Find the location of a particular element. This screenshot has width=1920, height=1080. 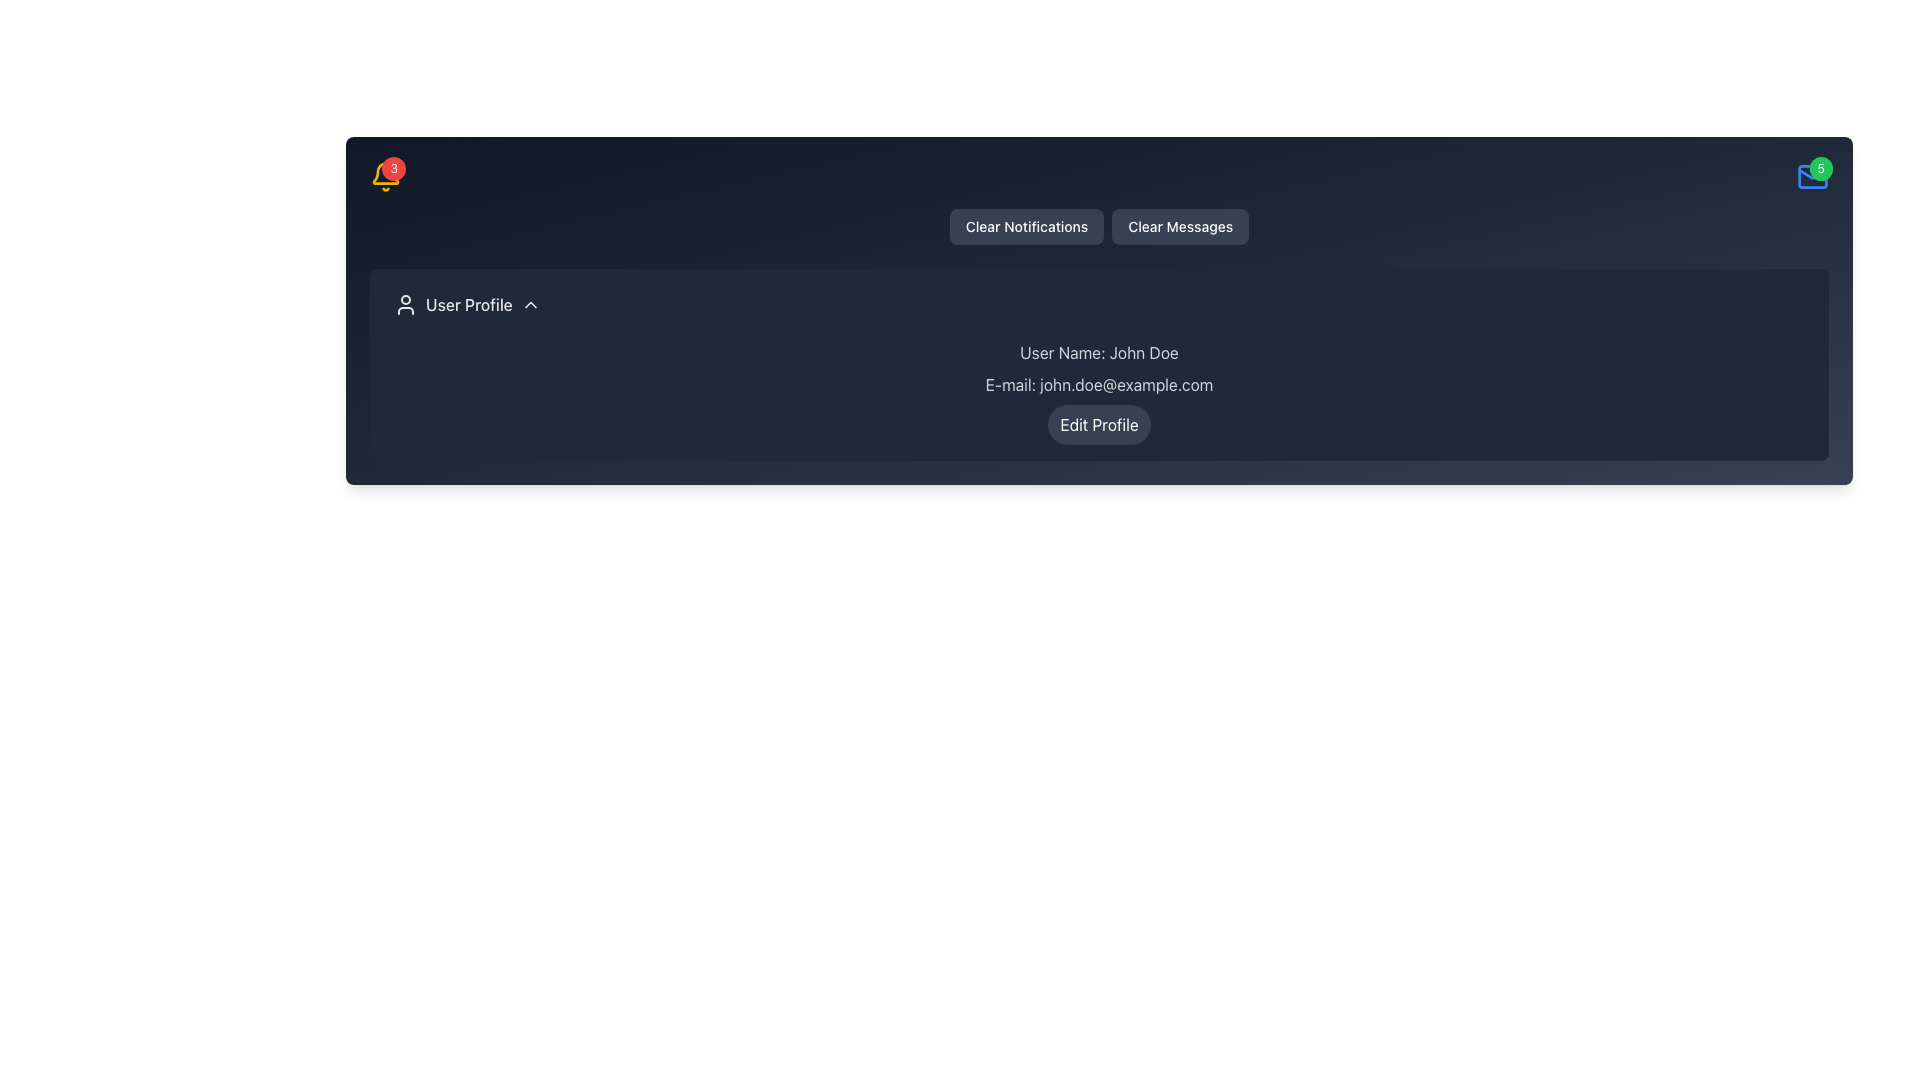

the notifications represented by the notification badge located at the top-right corner of the bell icon in the header is located at coordinates (393, 168).